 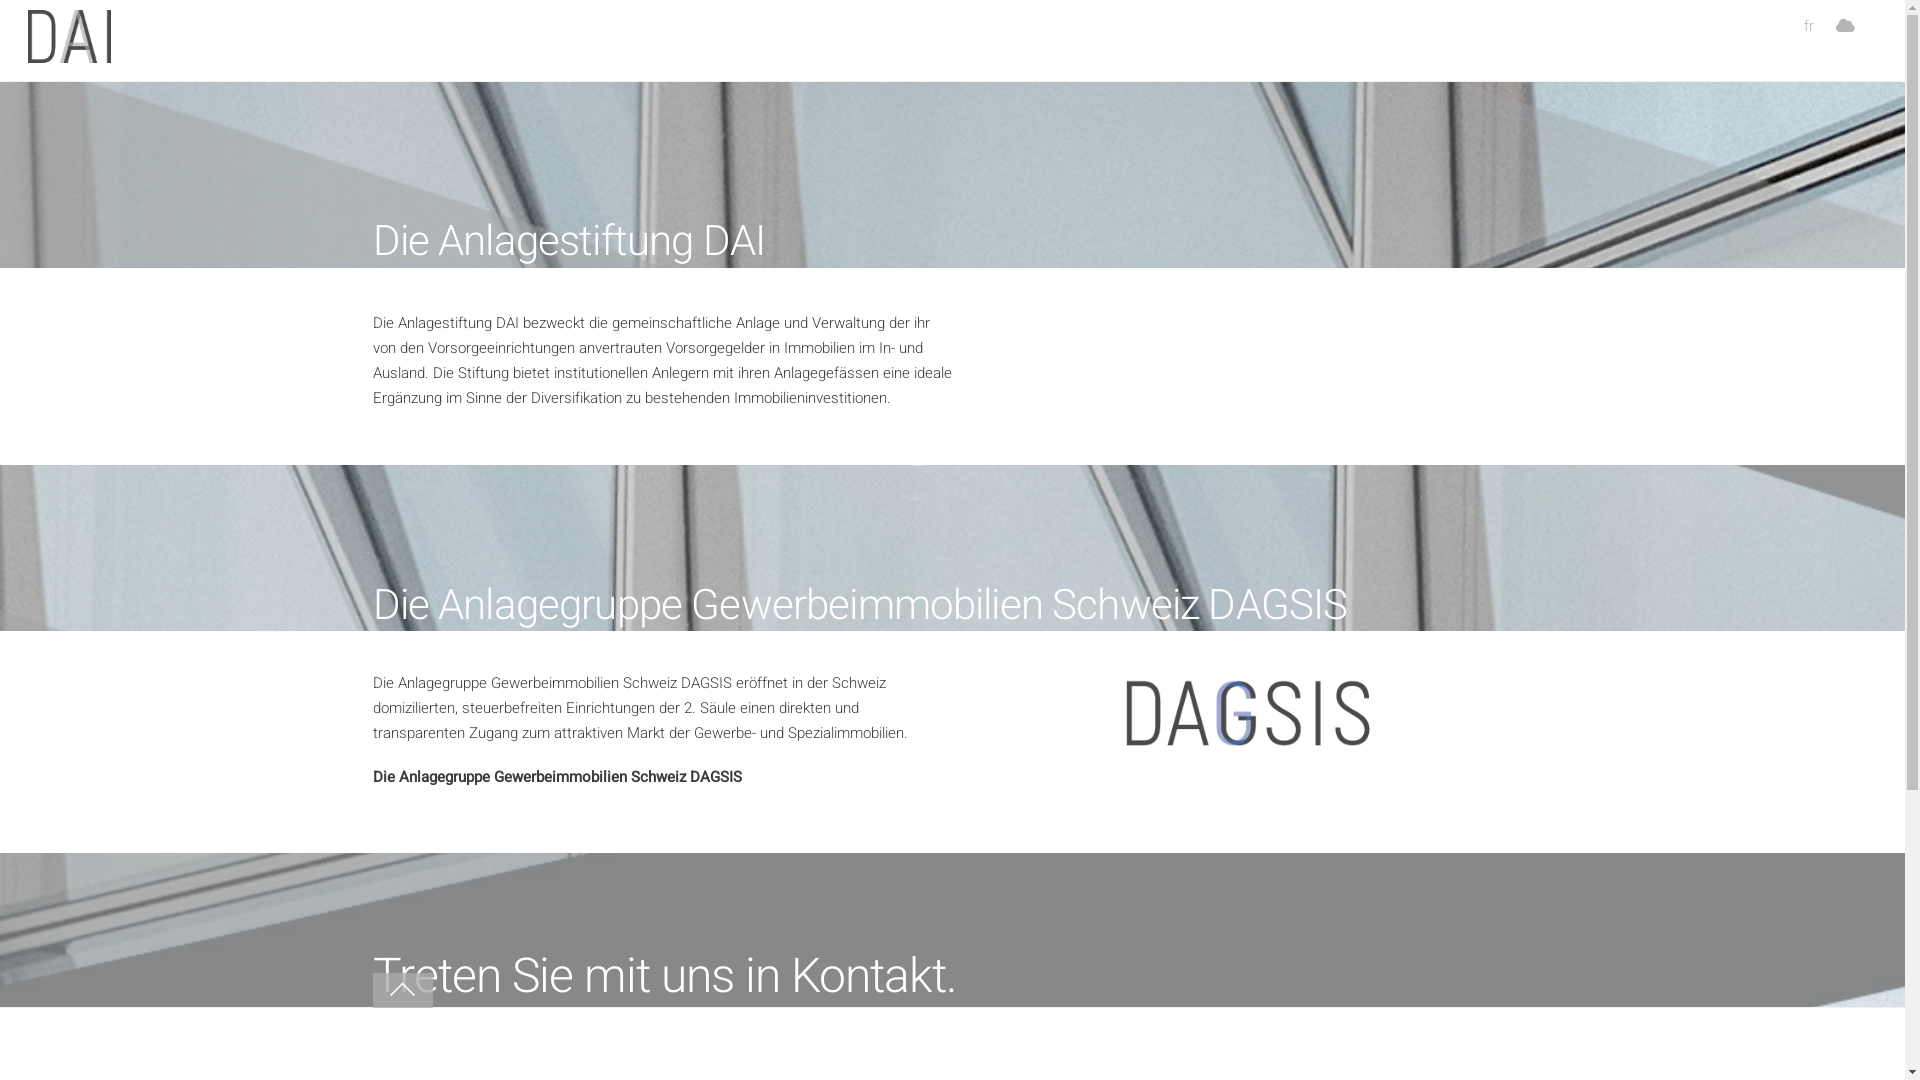 What do you see at coordinates (556, 775) in the screenshot?
I see `'Die Anlagegruppe Gewerbeimmobilien Schweiz DAGSIS'` at bounding box center [556, 775].